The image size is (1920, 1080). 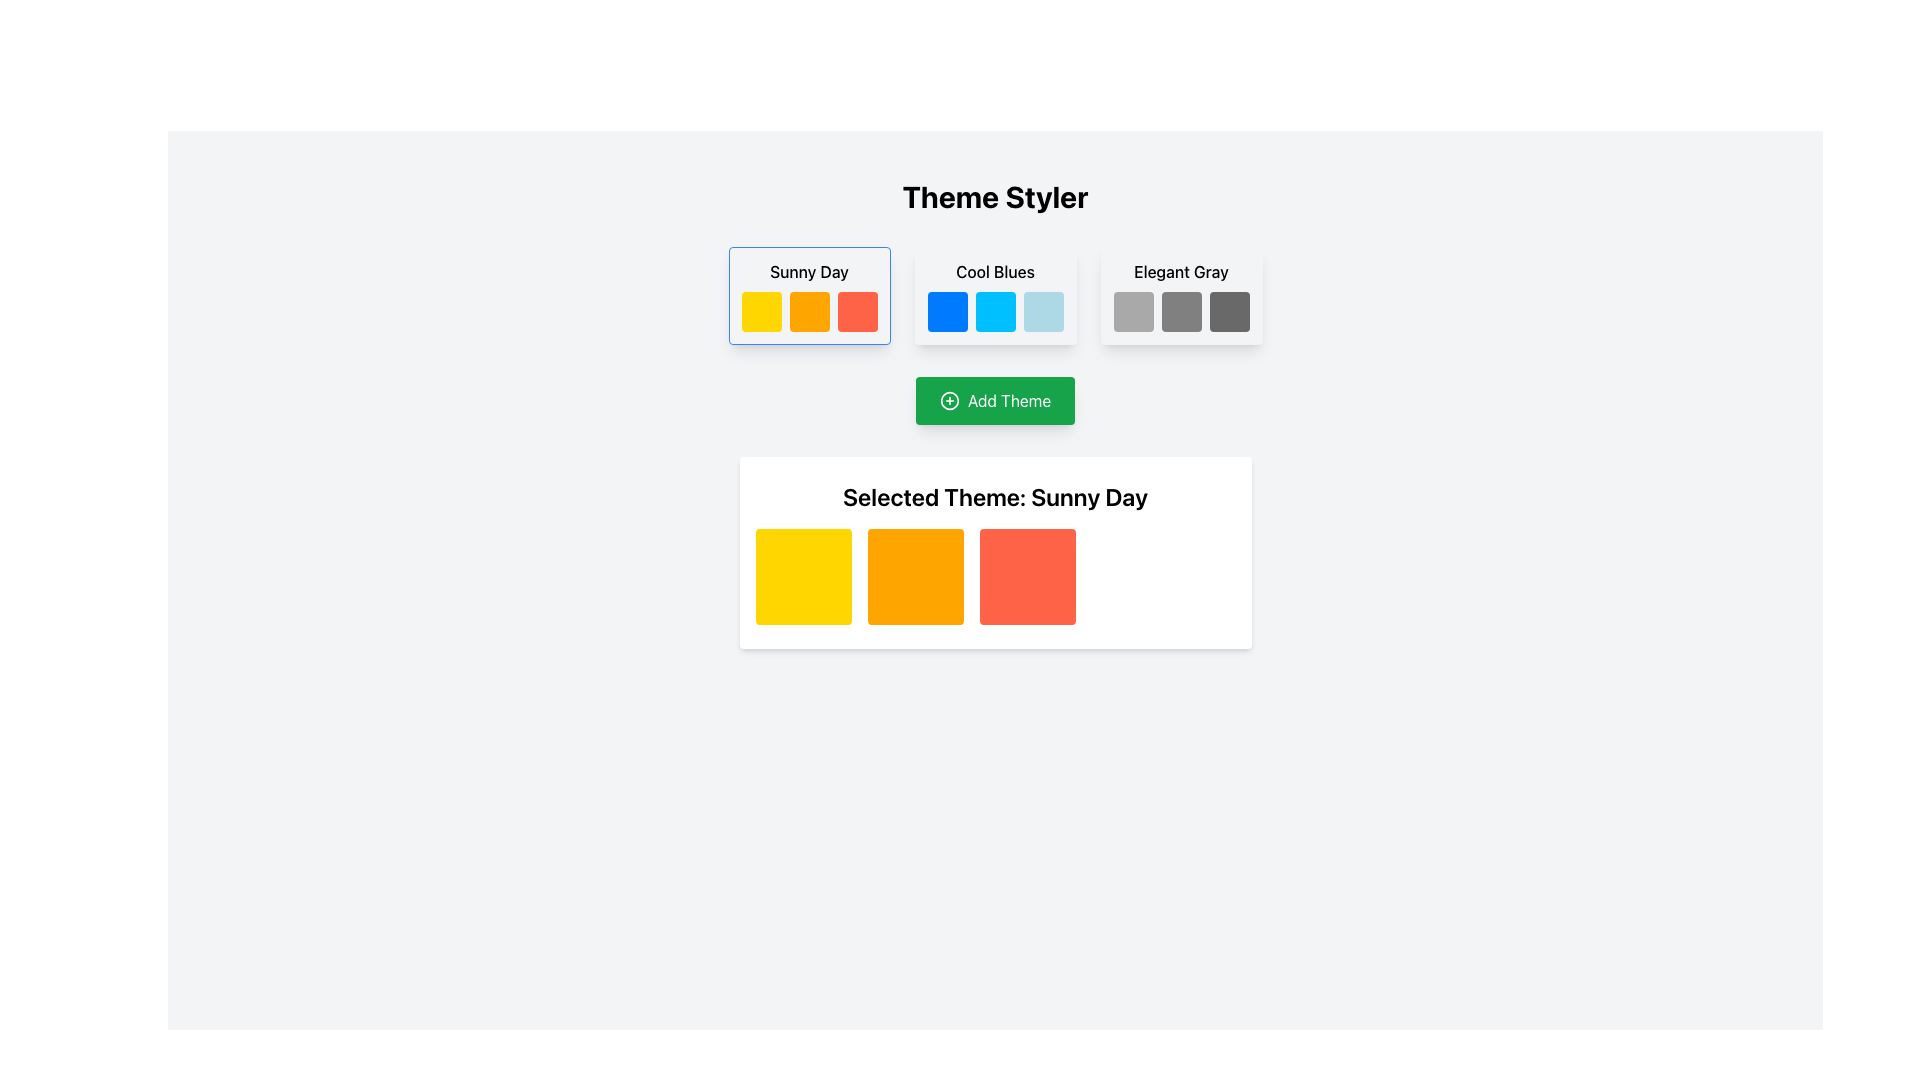 I want to click on the 'Sunny Day' interactive card located, so click(x=809, y=296).